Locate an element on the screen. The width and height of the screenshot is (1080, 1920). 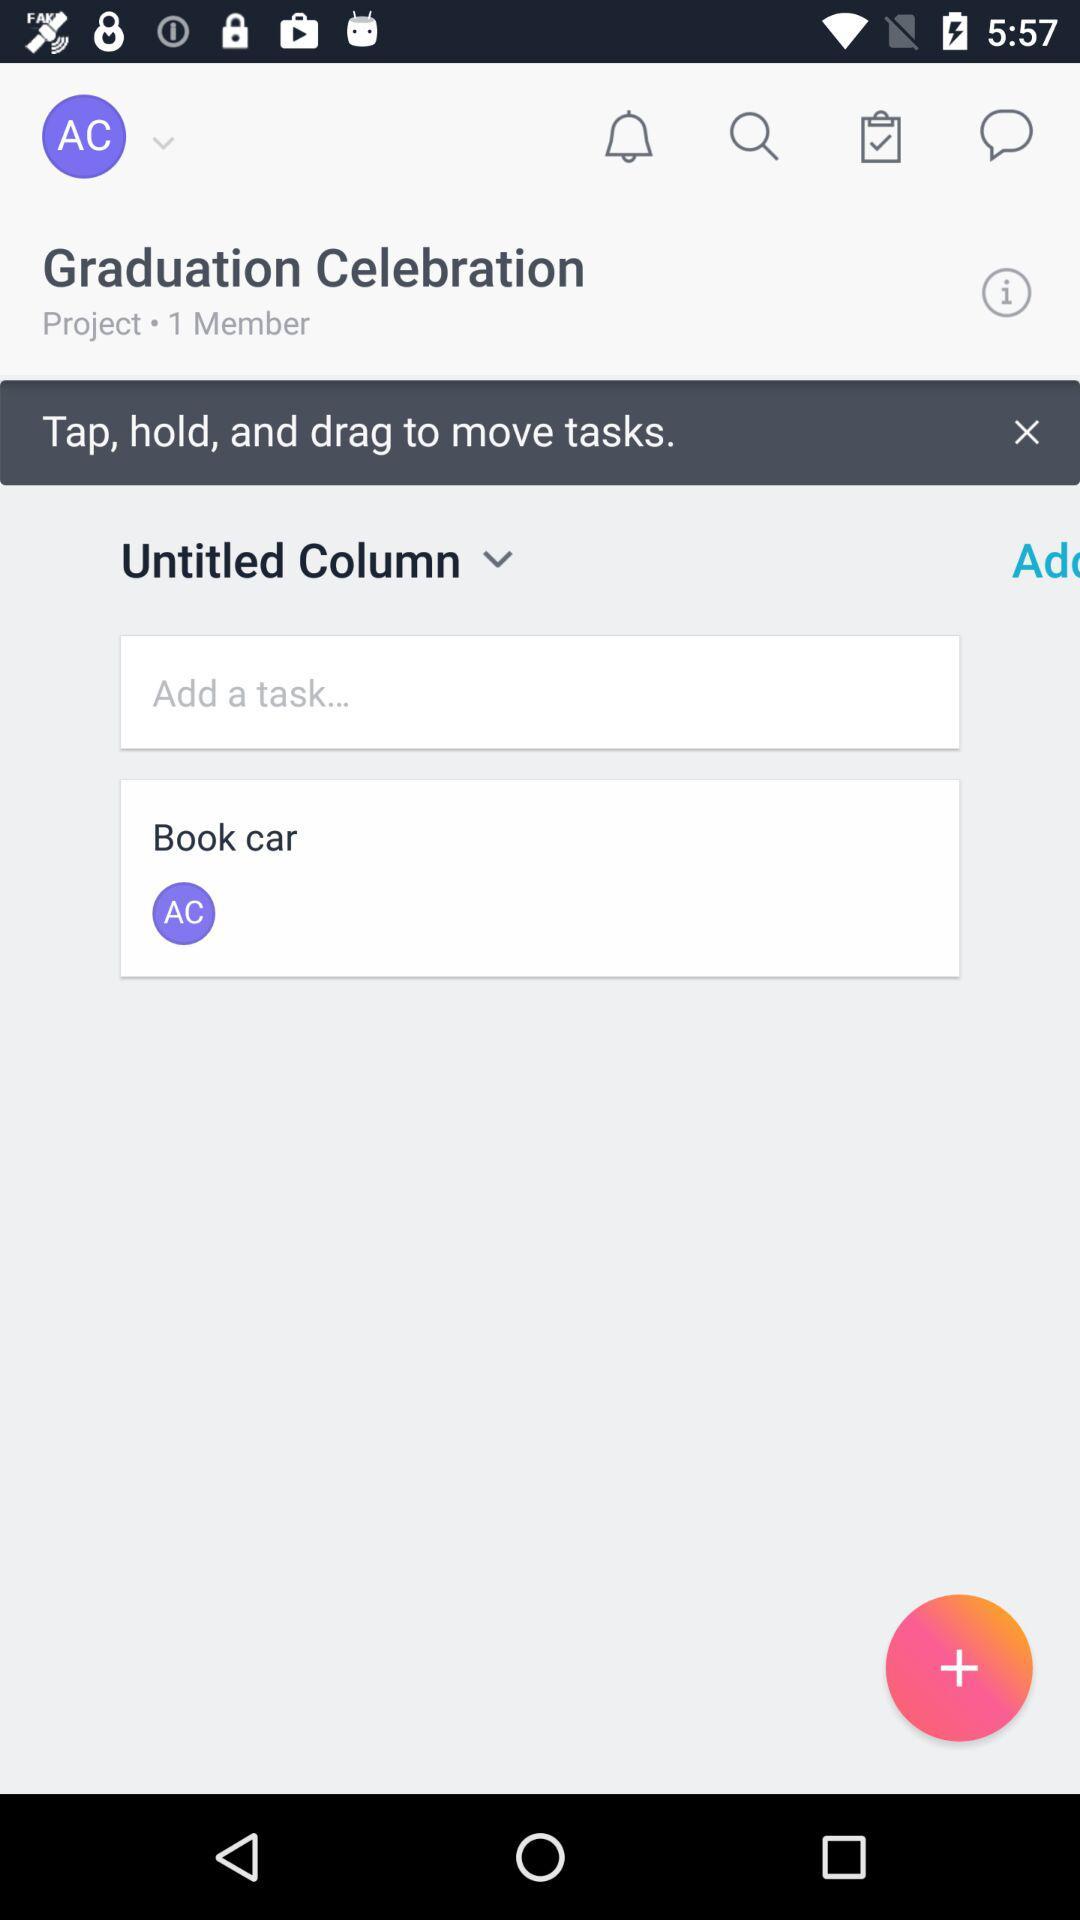
the item above the book car item is located at coordinates (540, 692).